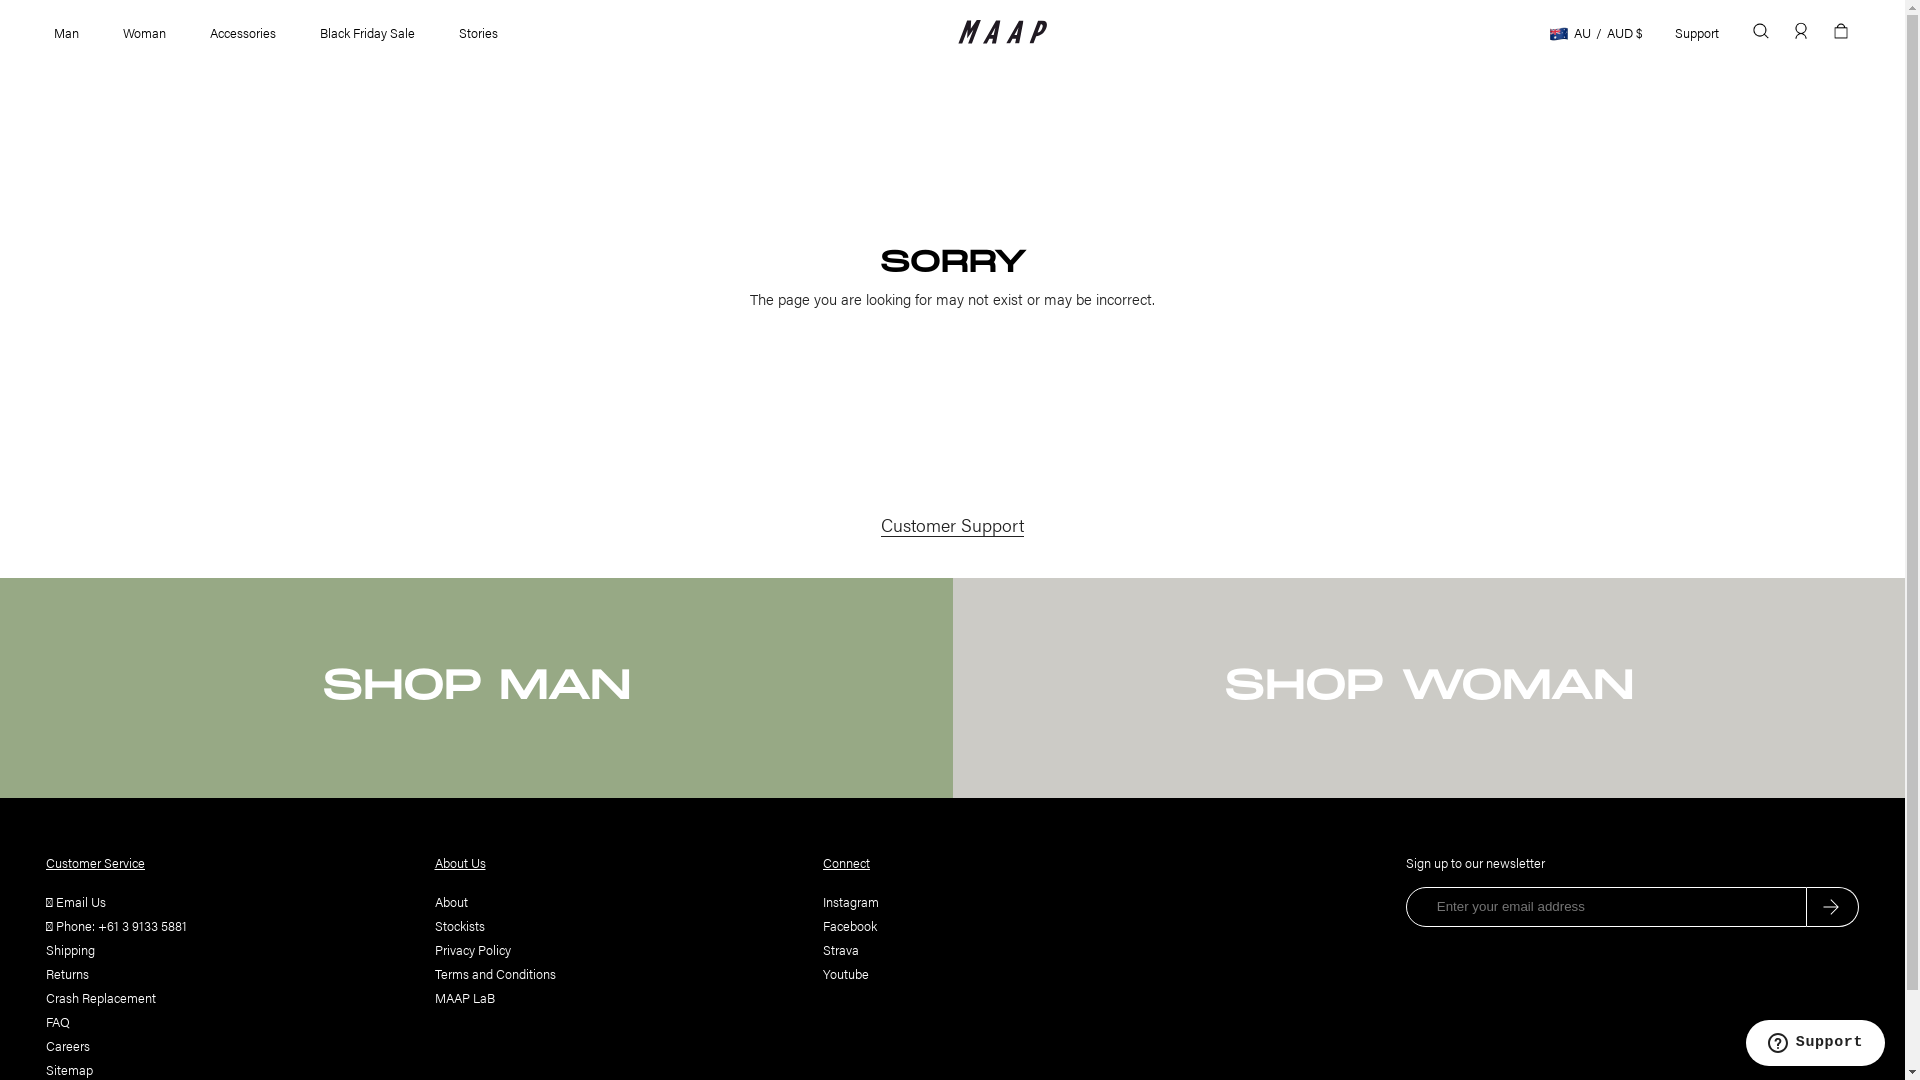  I want to click on 'Woman', so click(143, 32).